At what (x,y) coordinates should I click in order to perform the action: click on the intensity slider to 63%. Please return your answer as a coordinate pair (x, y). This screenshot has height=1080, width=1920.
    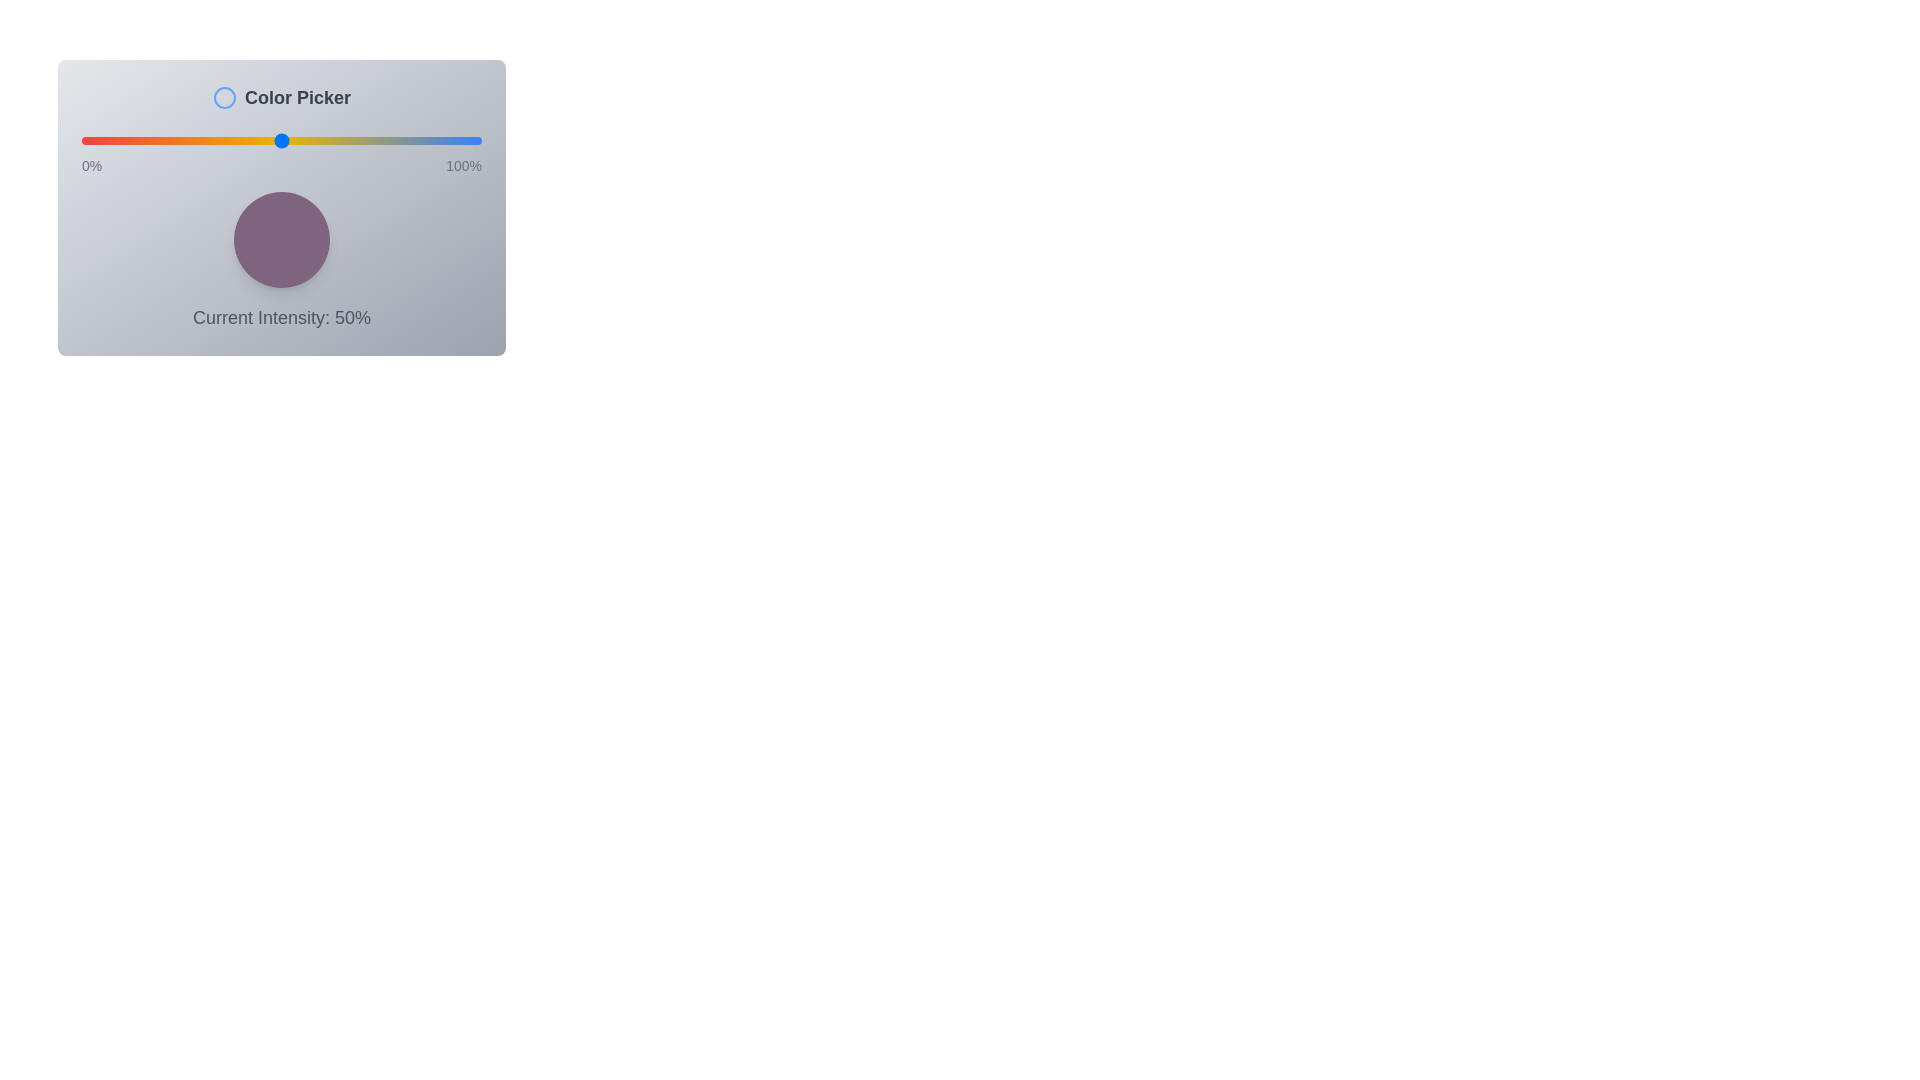
    Looking at the image, I should click on (334, 140).